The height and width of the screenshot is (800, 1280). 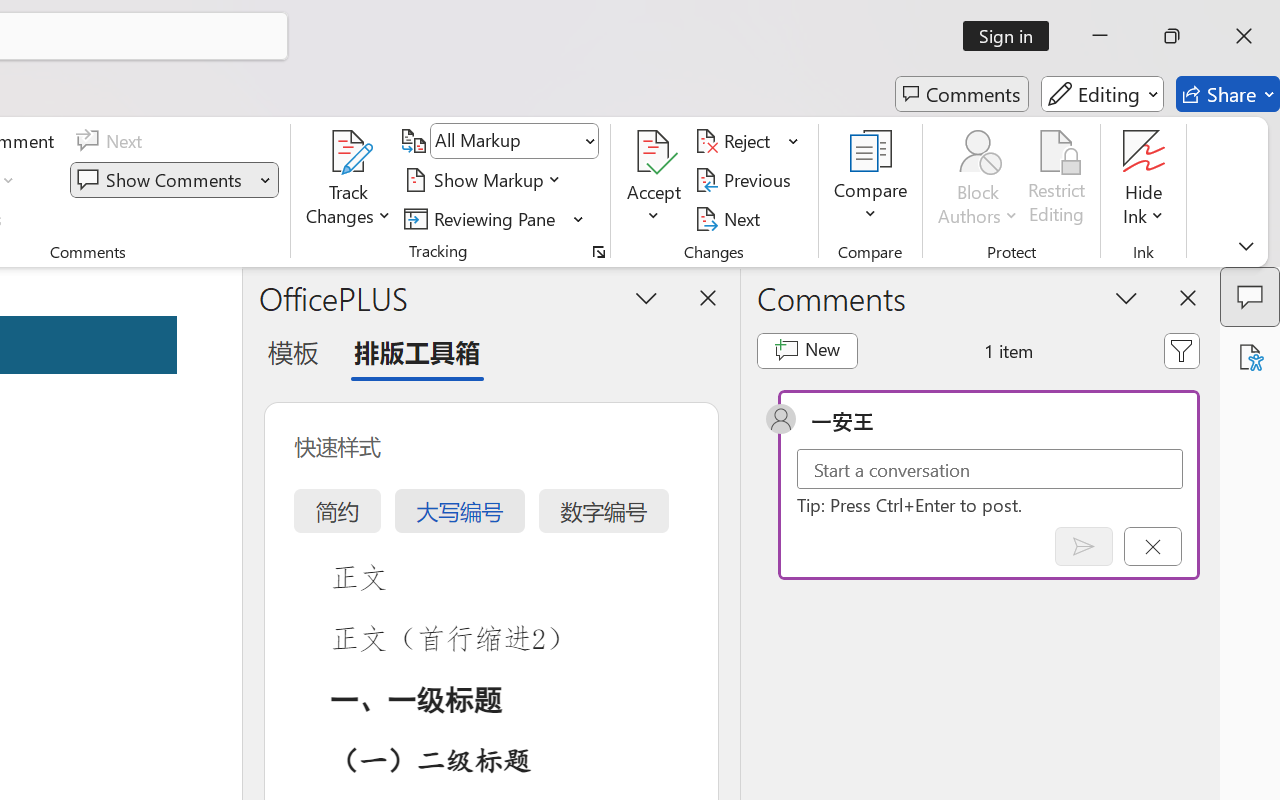 I want to click on 'Accept', so click(x=654, y=179).